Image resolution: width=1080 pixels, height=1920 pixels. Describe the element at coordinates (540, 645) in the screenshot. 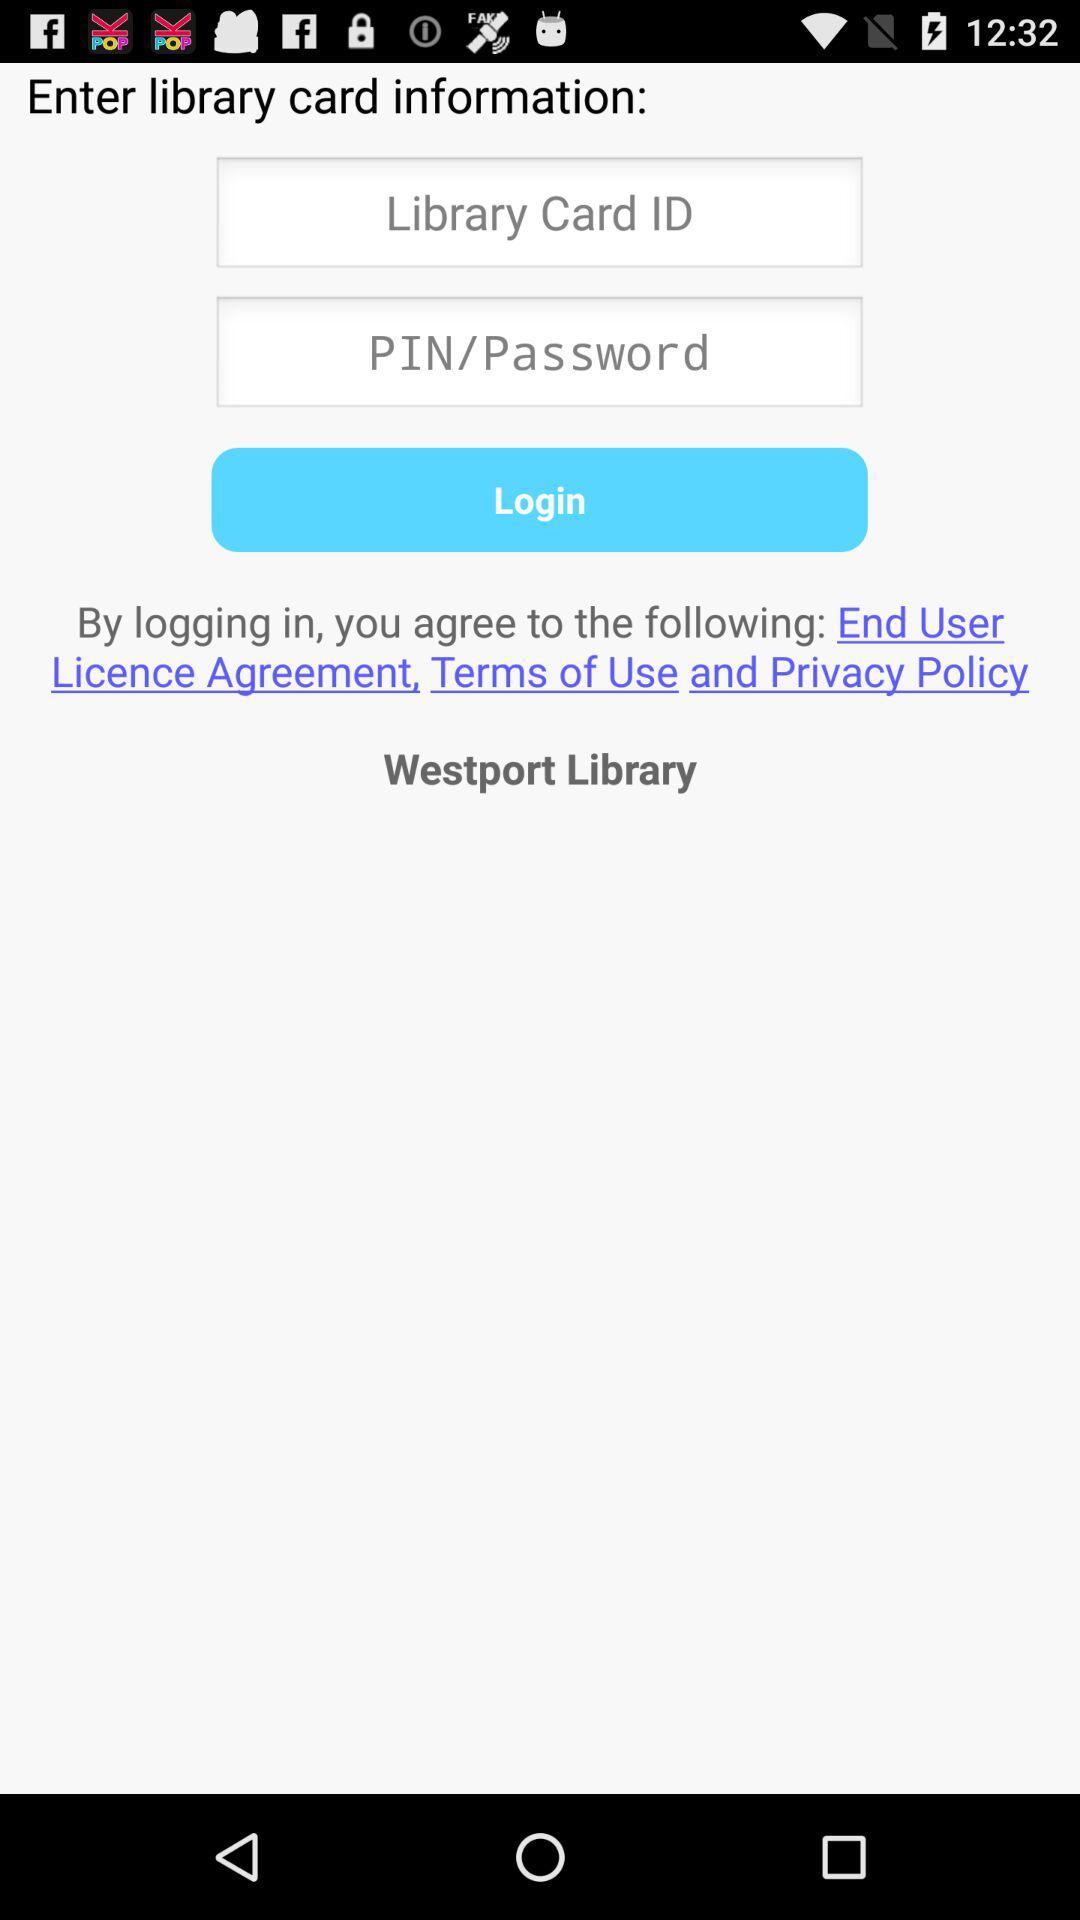

I see `app above the westport library` at that location.